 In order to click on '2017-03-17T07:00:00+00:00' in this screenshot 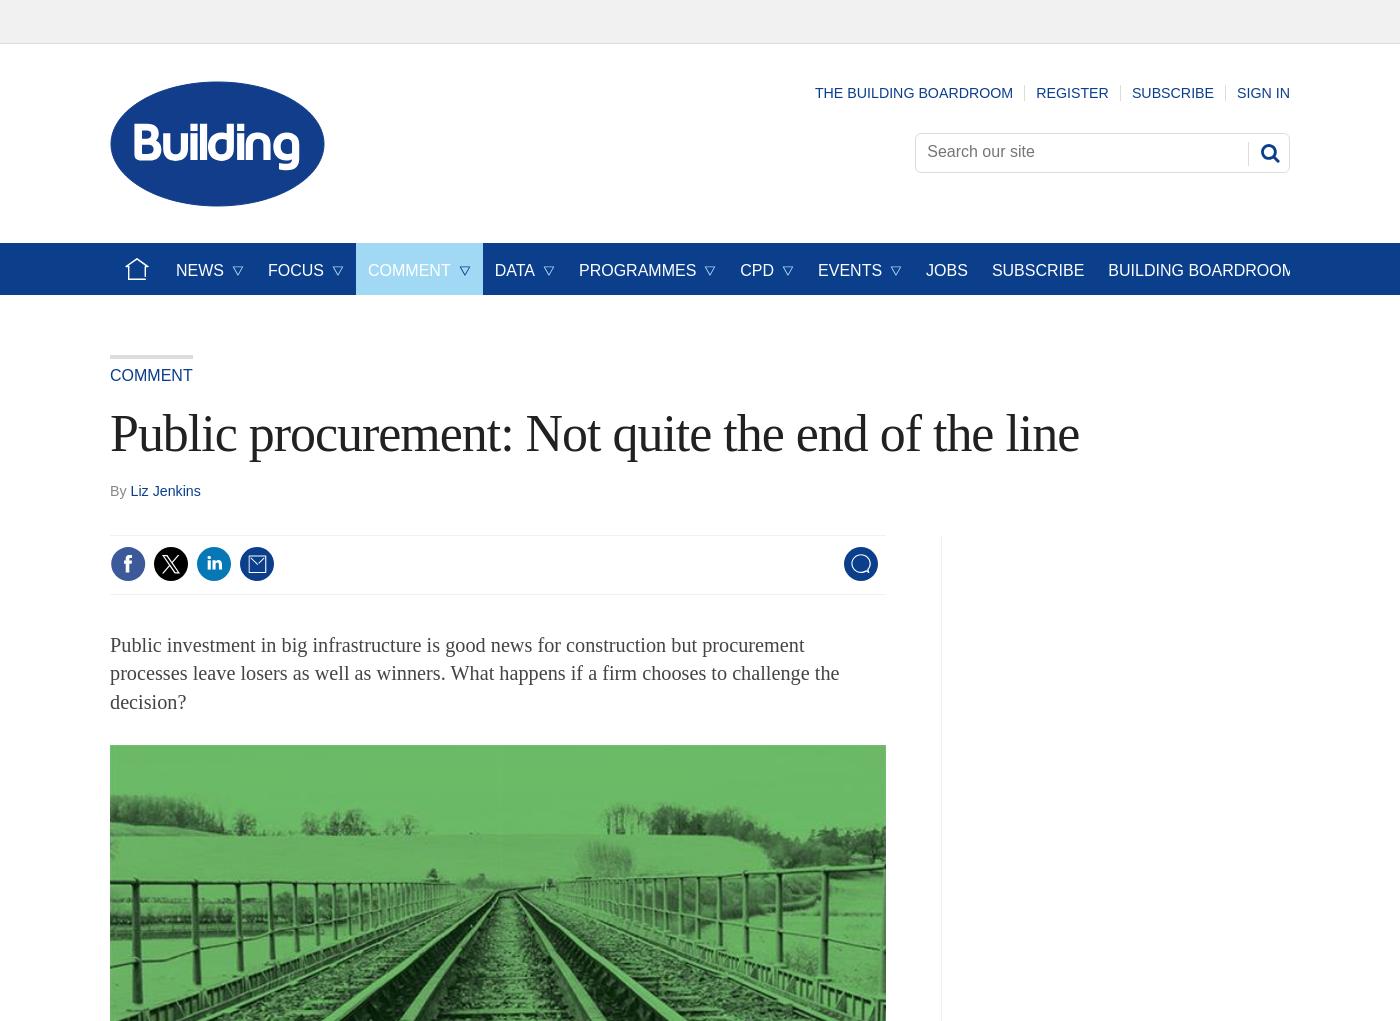, I will do `click(214, 488)`.